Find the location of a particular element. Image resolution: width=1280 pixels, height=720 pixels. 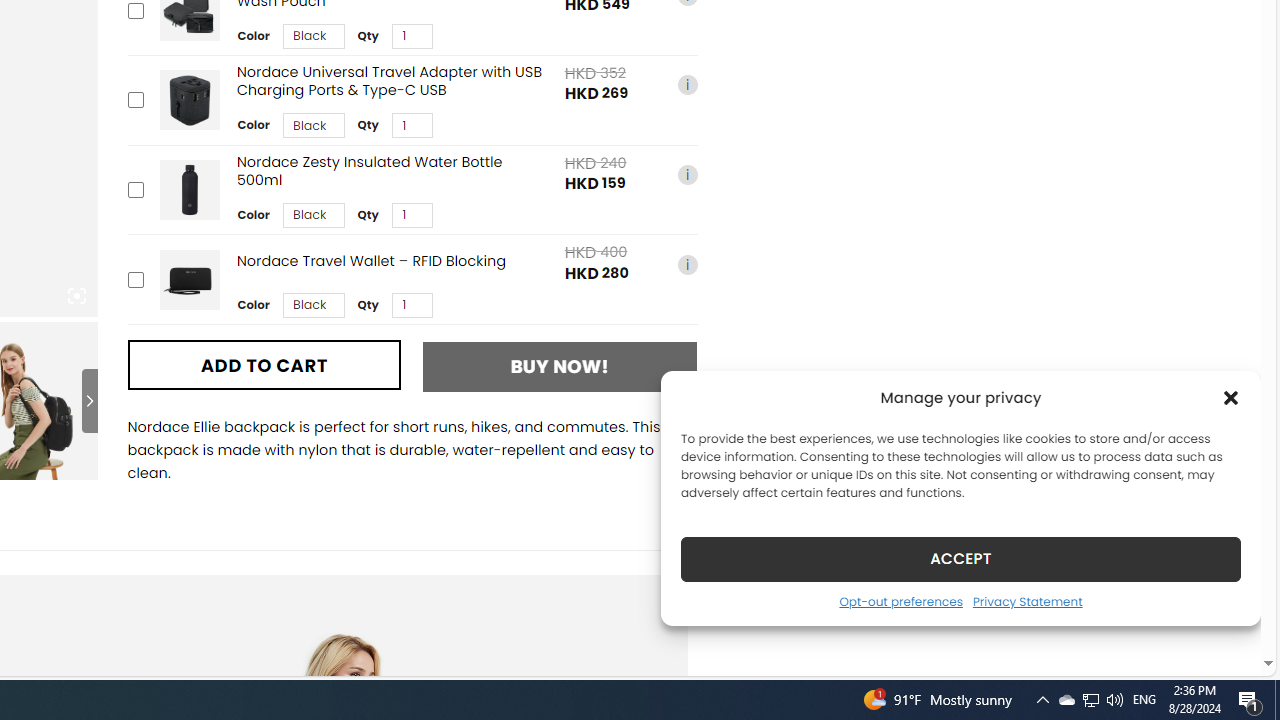

'Class: cmplz-close' is located at coordinates (1230, 397).